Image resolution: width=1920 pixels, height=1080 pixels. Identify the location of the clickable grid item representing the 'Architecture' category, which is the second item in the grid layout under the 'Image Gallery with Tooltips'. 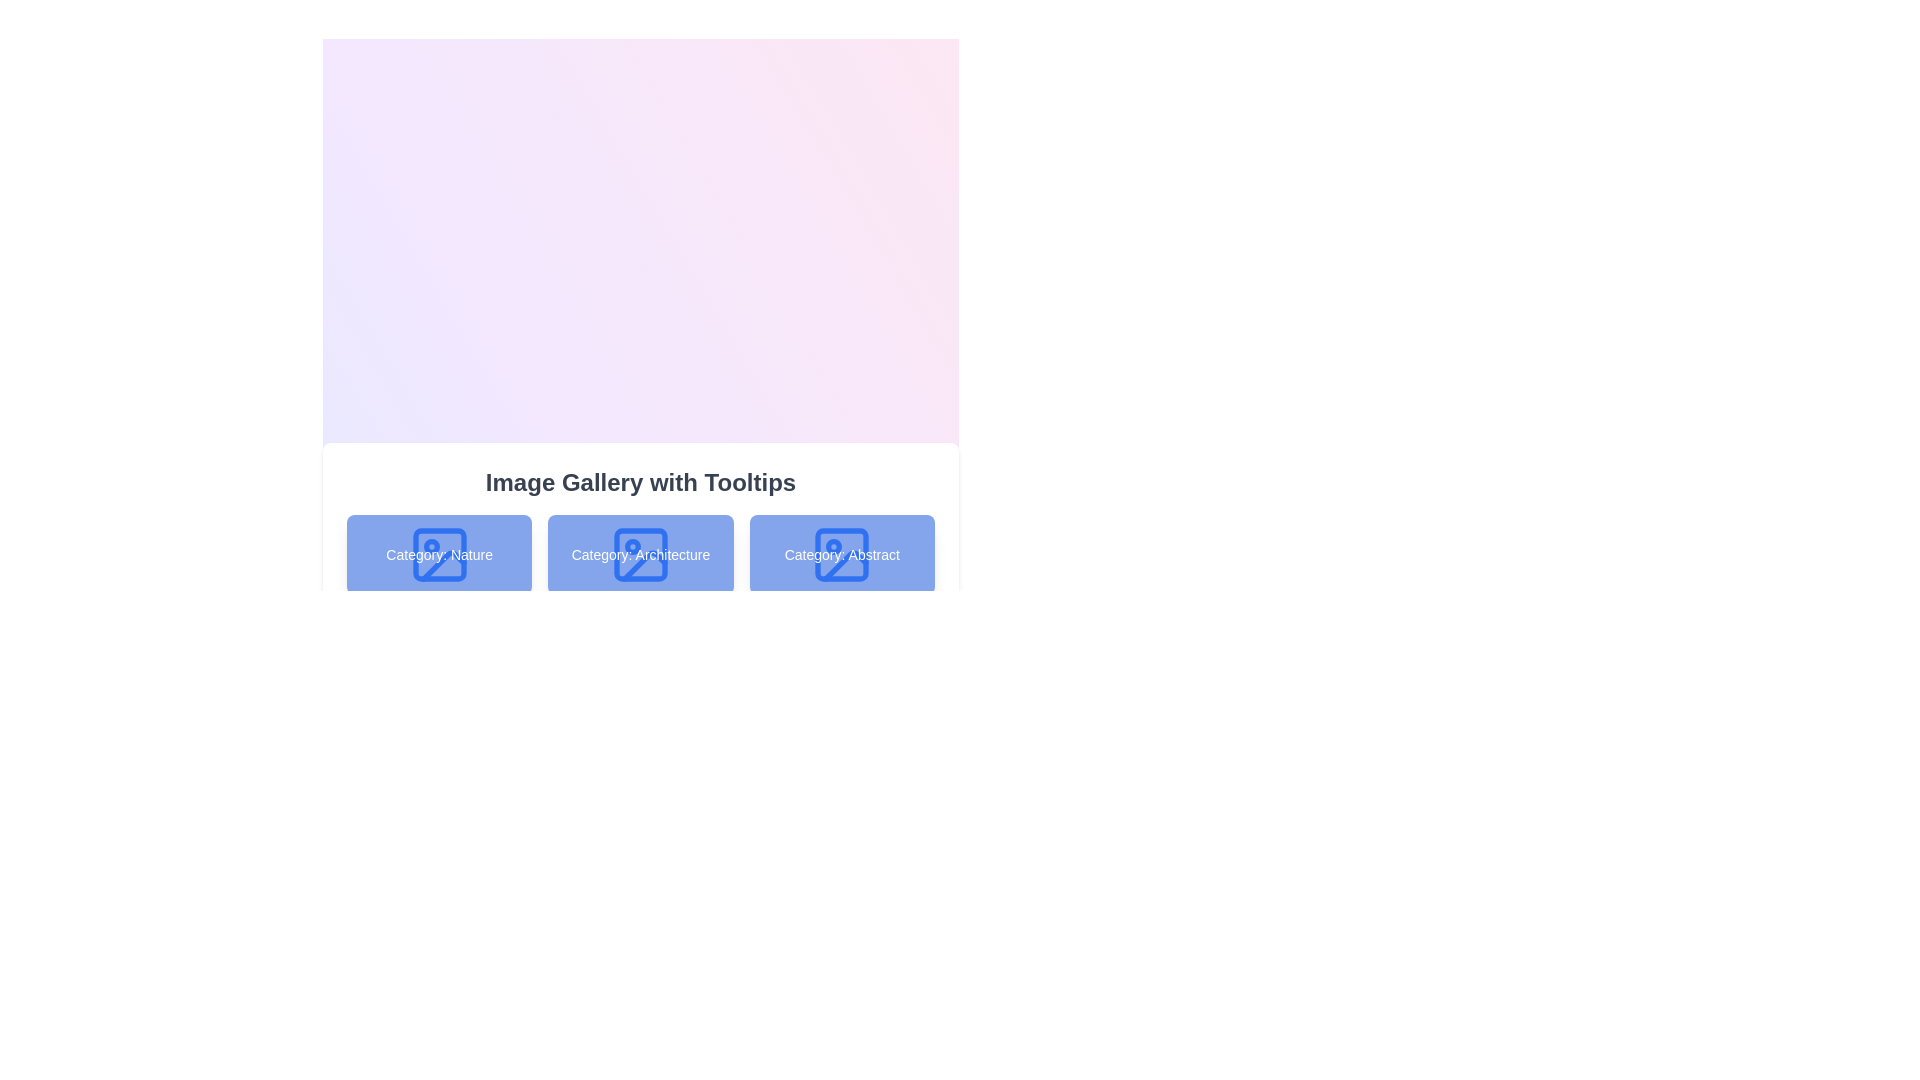
(641, 601).